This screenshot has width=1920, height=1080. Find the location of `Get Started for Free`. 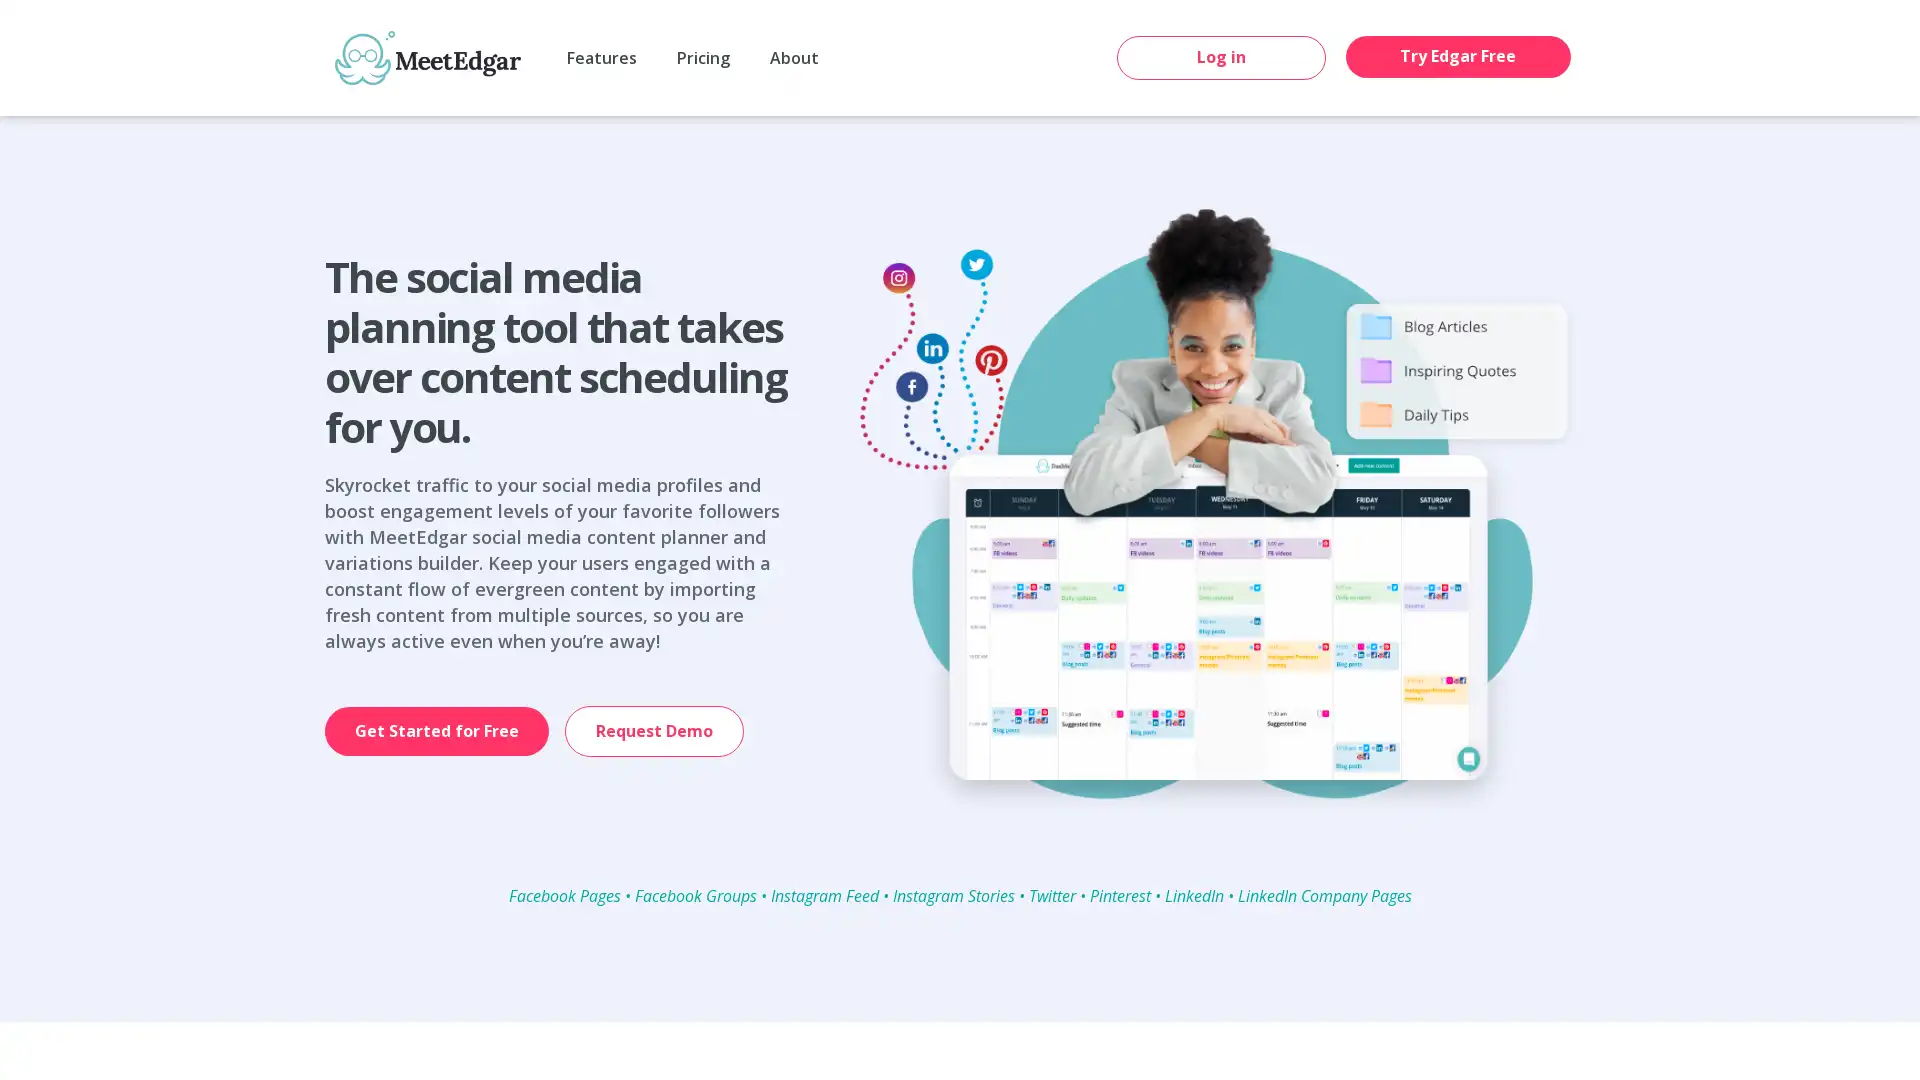

Get Started for Free is located at coordinates (435, 731).